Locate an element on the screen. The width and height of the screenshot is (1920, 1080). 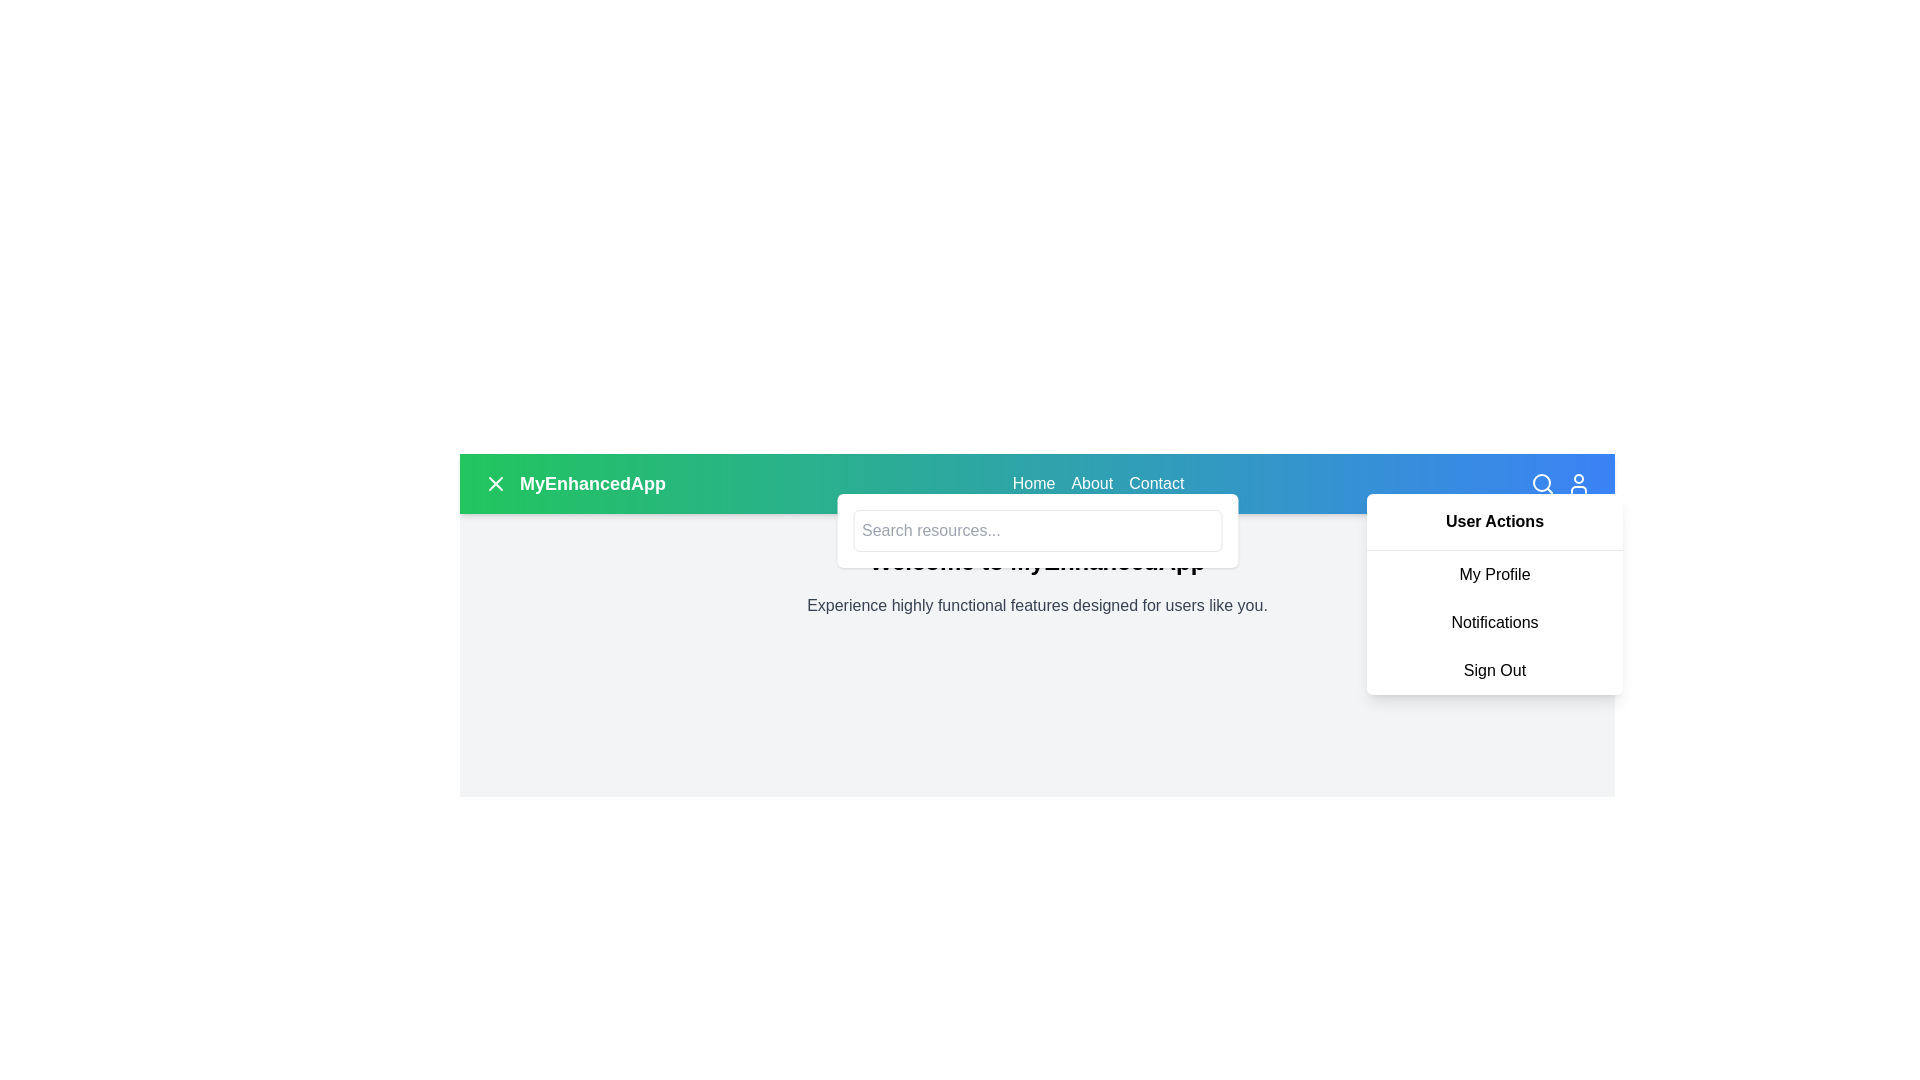
the search trigger button located in the top-right corner of the navigation bar to initiate a search action is located at coordinates (1541, 483).